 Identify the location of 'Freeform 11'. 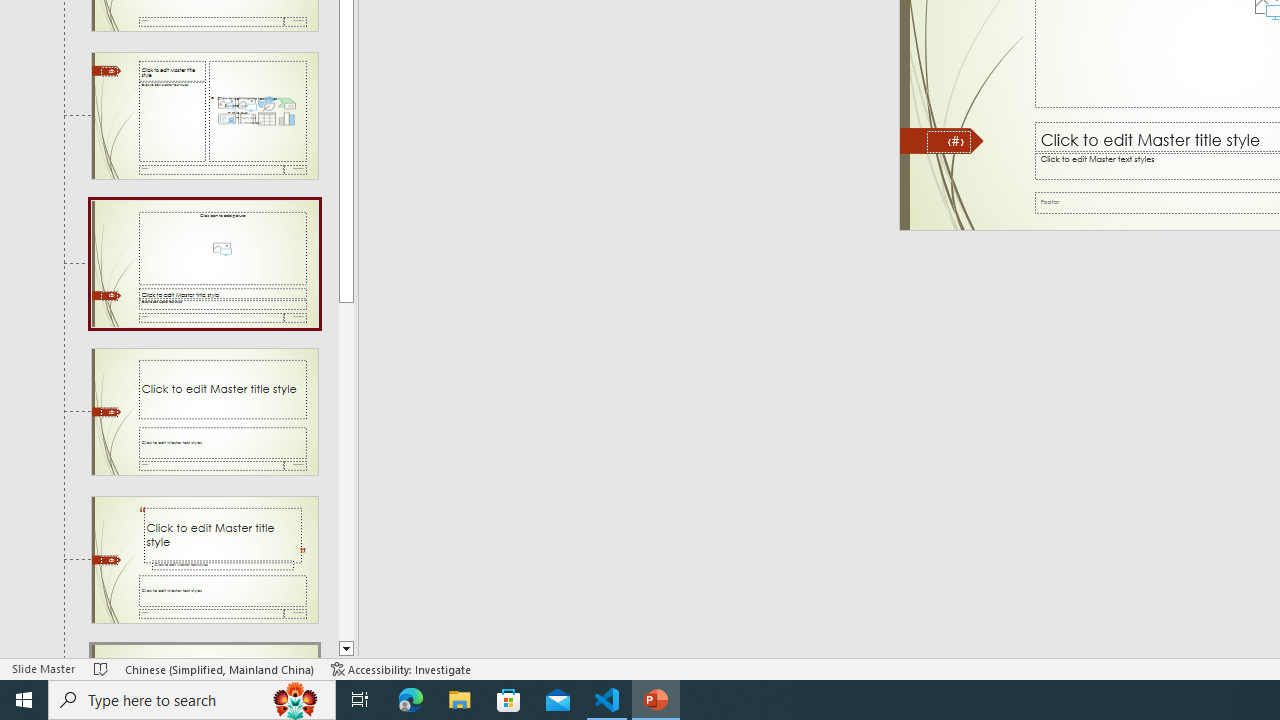
(941, 140).